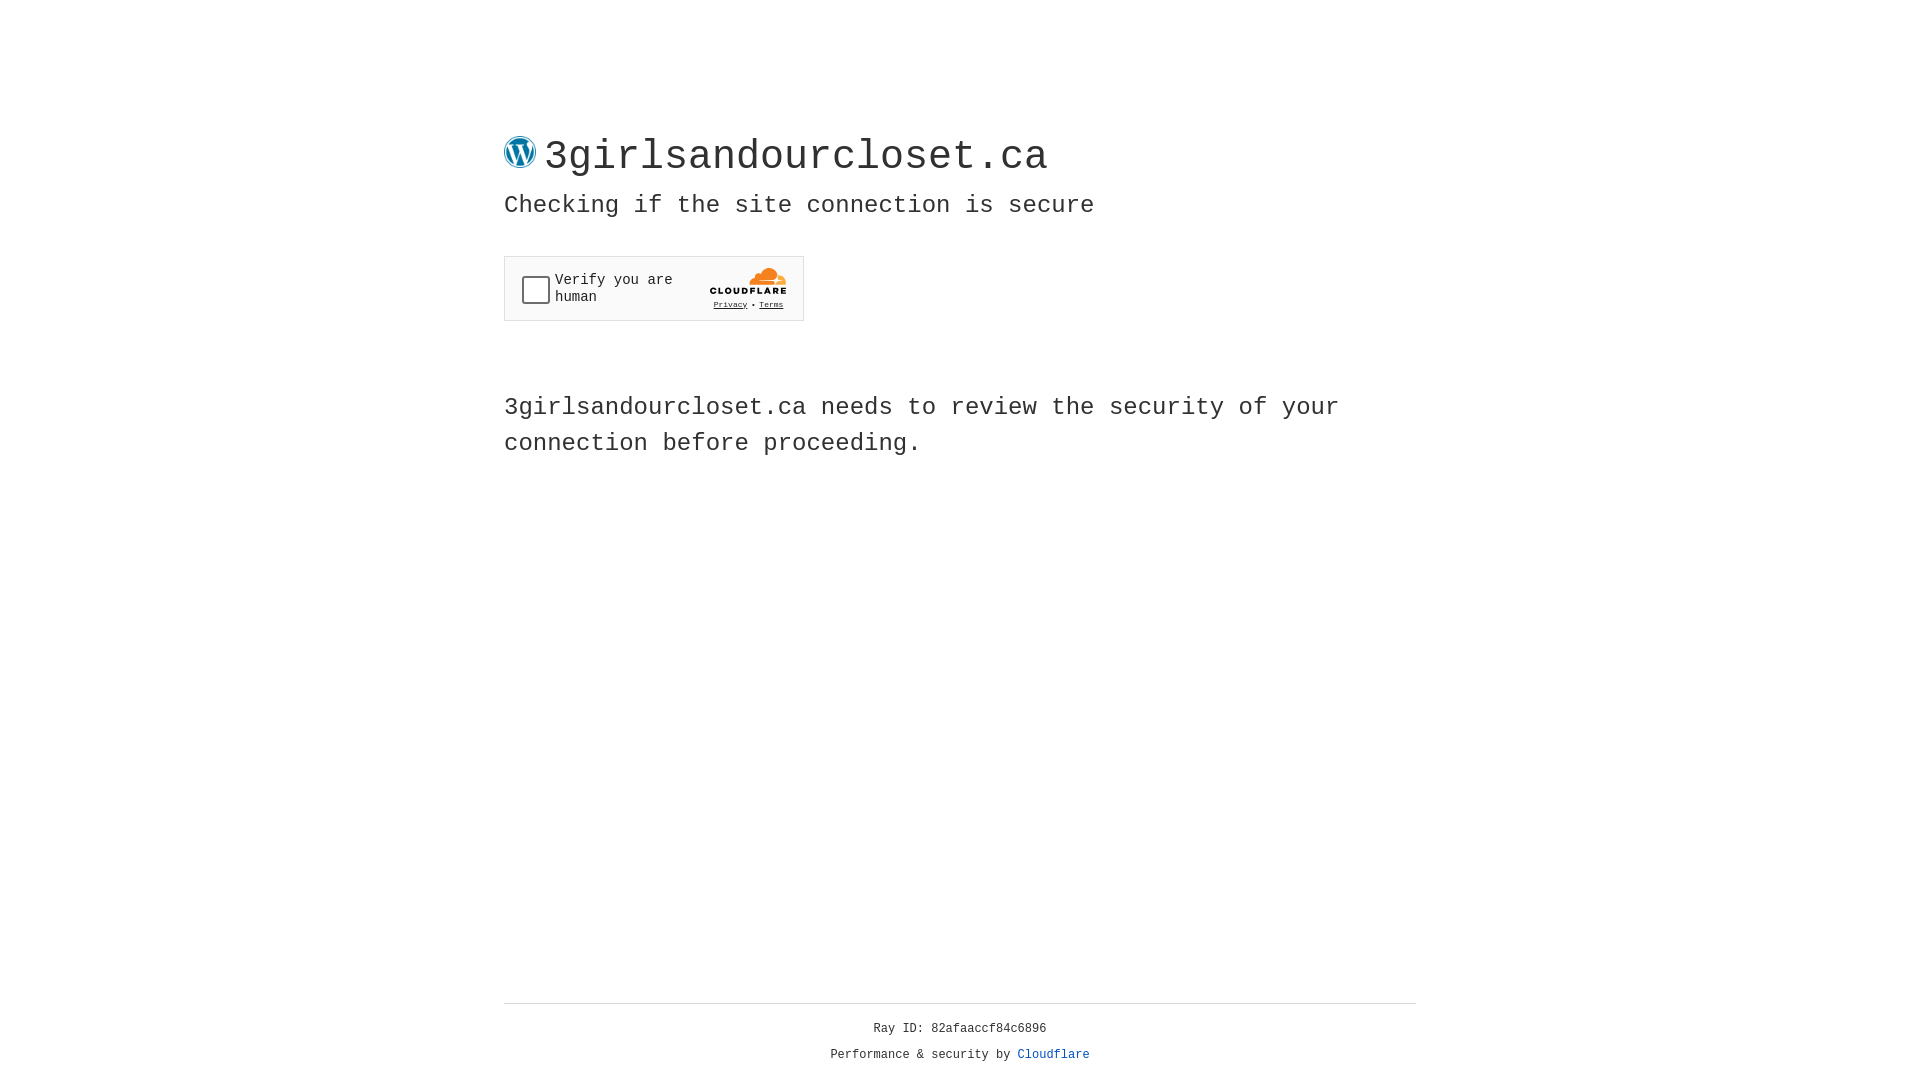 The width and height of the screenshot is (1920, 1080). Describe the element at coordinates (1017, 1054) in the screenshot. I see `'Cloudflare'` at that location.